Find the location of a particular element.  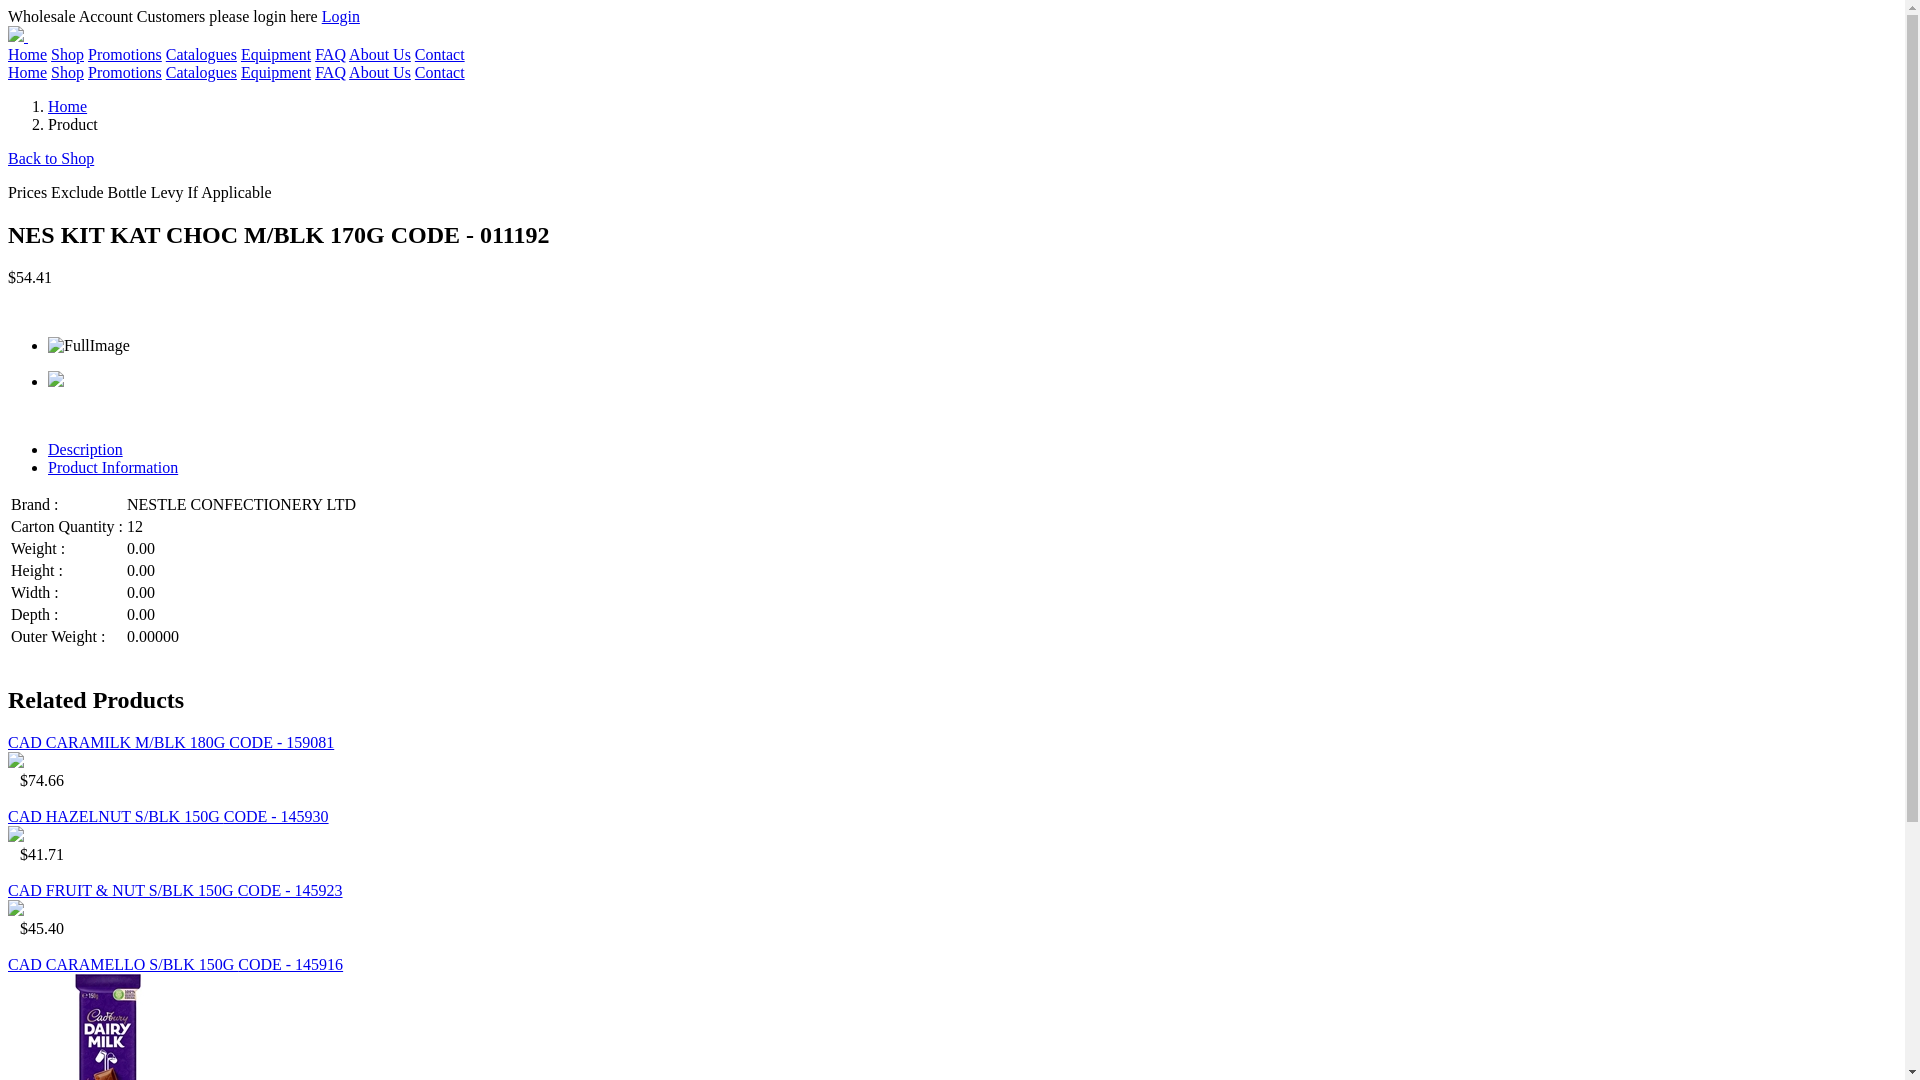

'CAD HAZELNUT S/BLK 150G CODE - 145930' is located at coordinates (168, 816).